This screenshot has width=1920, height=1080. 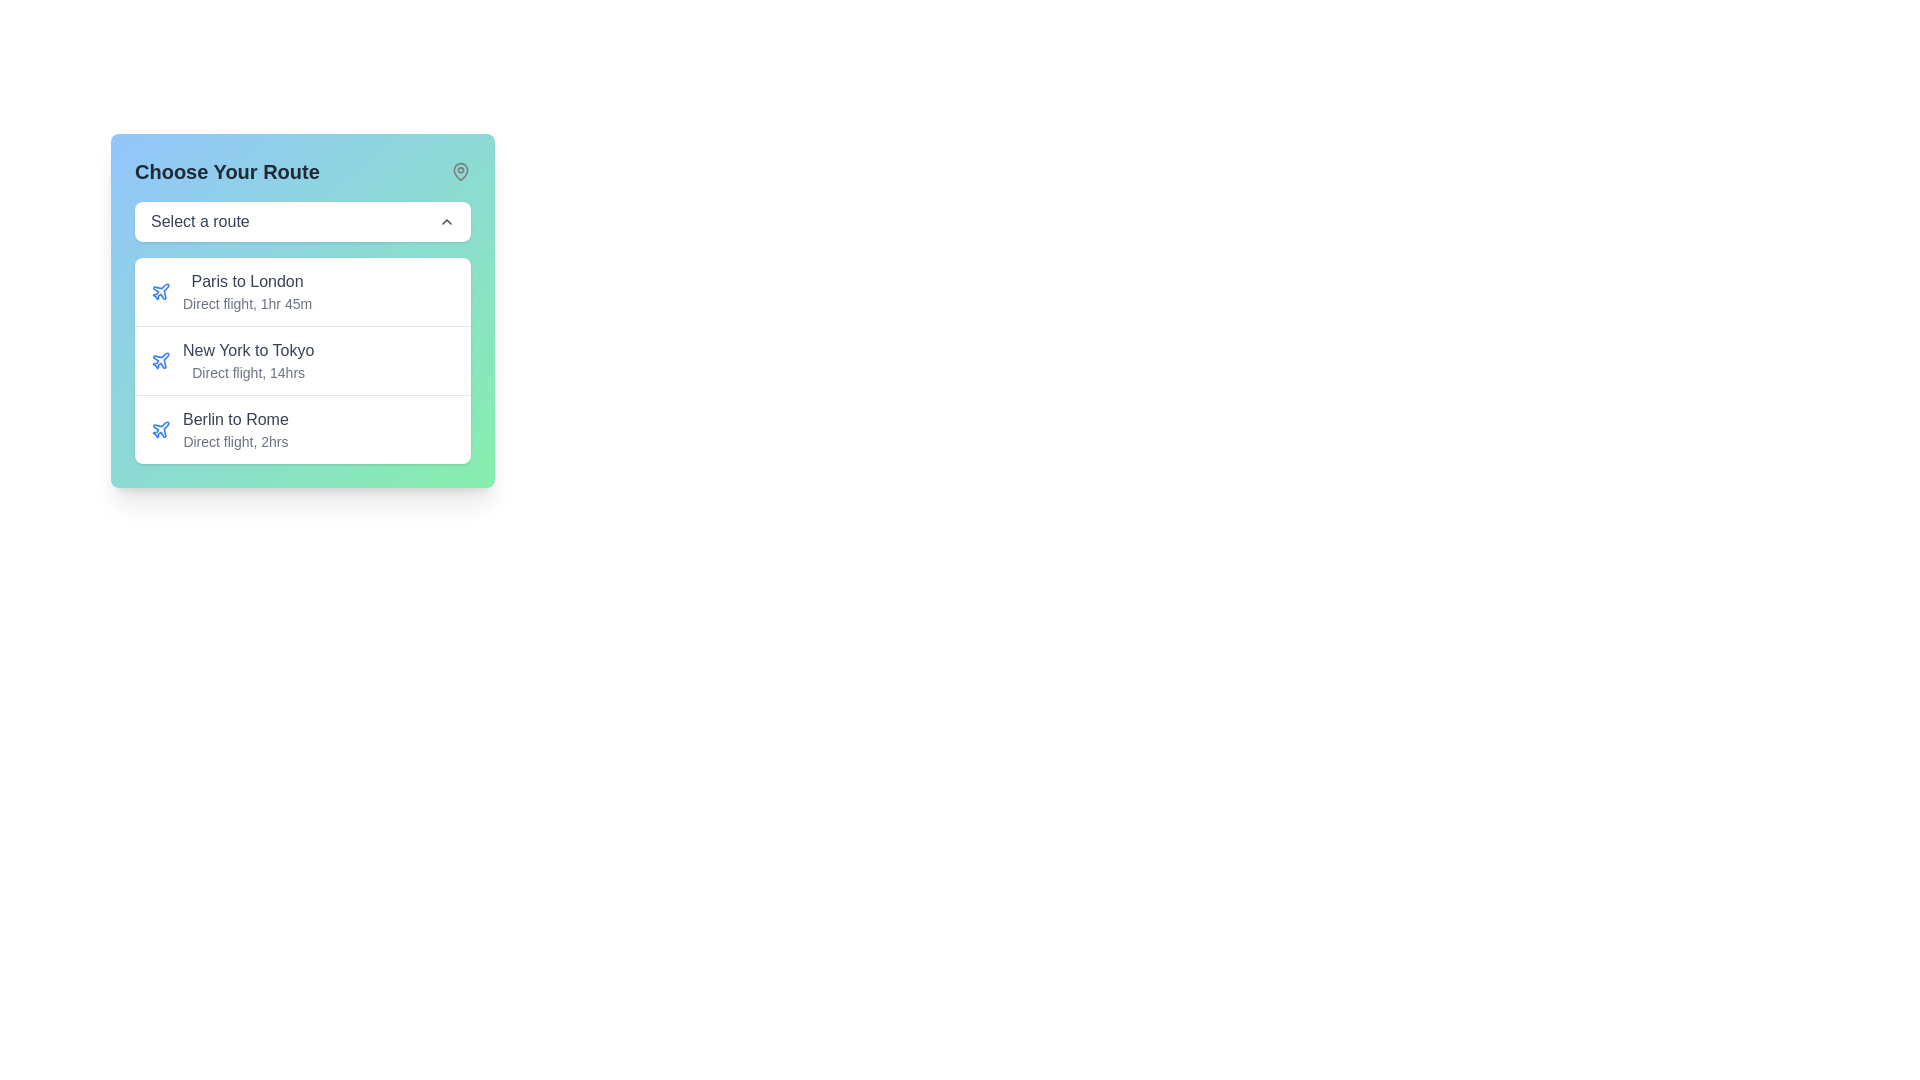 What do you see at coordinates (301, 222) in the screenshot?
I see `the dropdown menu labeled 'Select a route'` at bounding box center [301, 222].